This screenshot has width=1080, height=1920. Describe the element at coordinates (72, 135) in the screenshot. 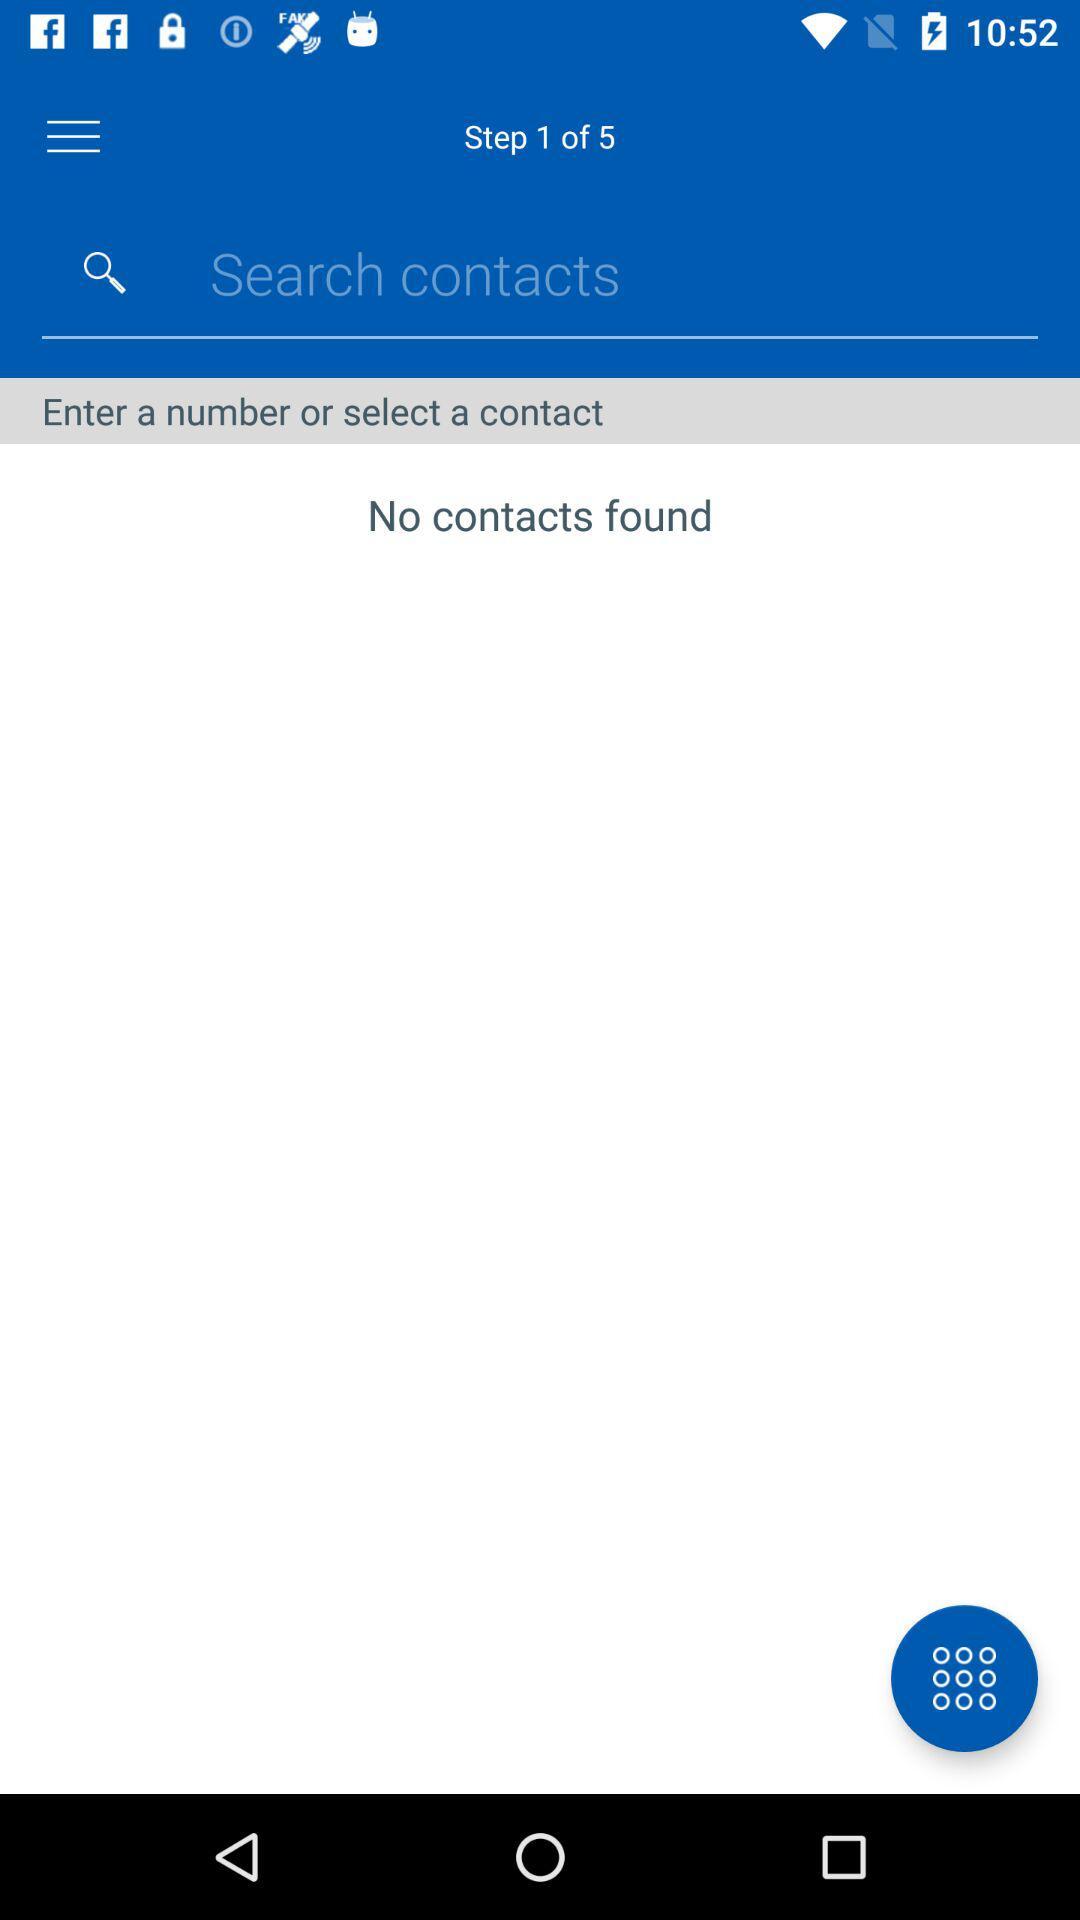

I see `menu` at that location.